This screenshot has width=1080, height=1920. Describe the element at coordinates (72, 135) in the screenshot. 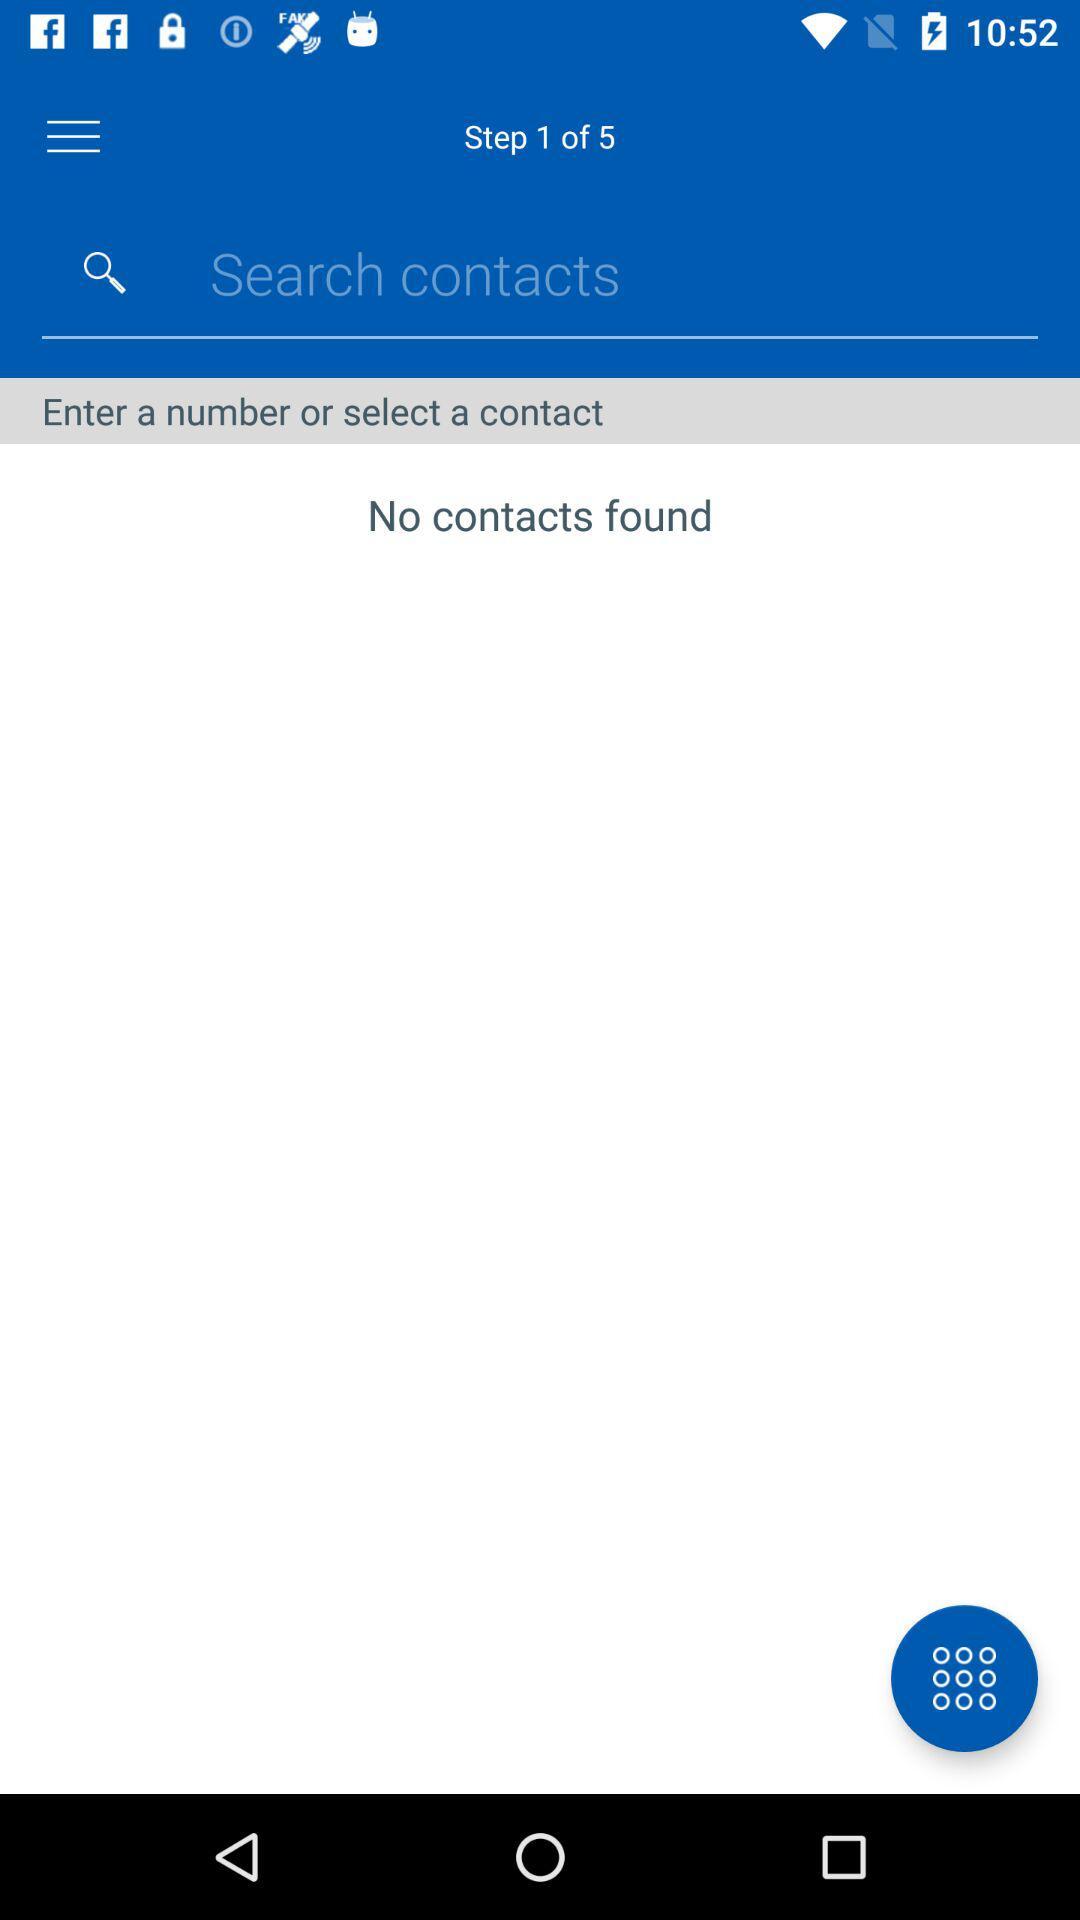

I see `menu` at that location.